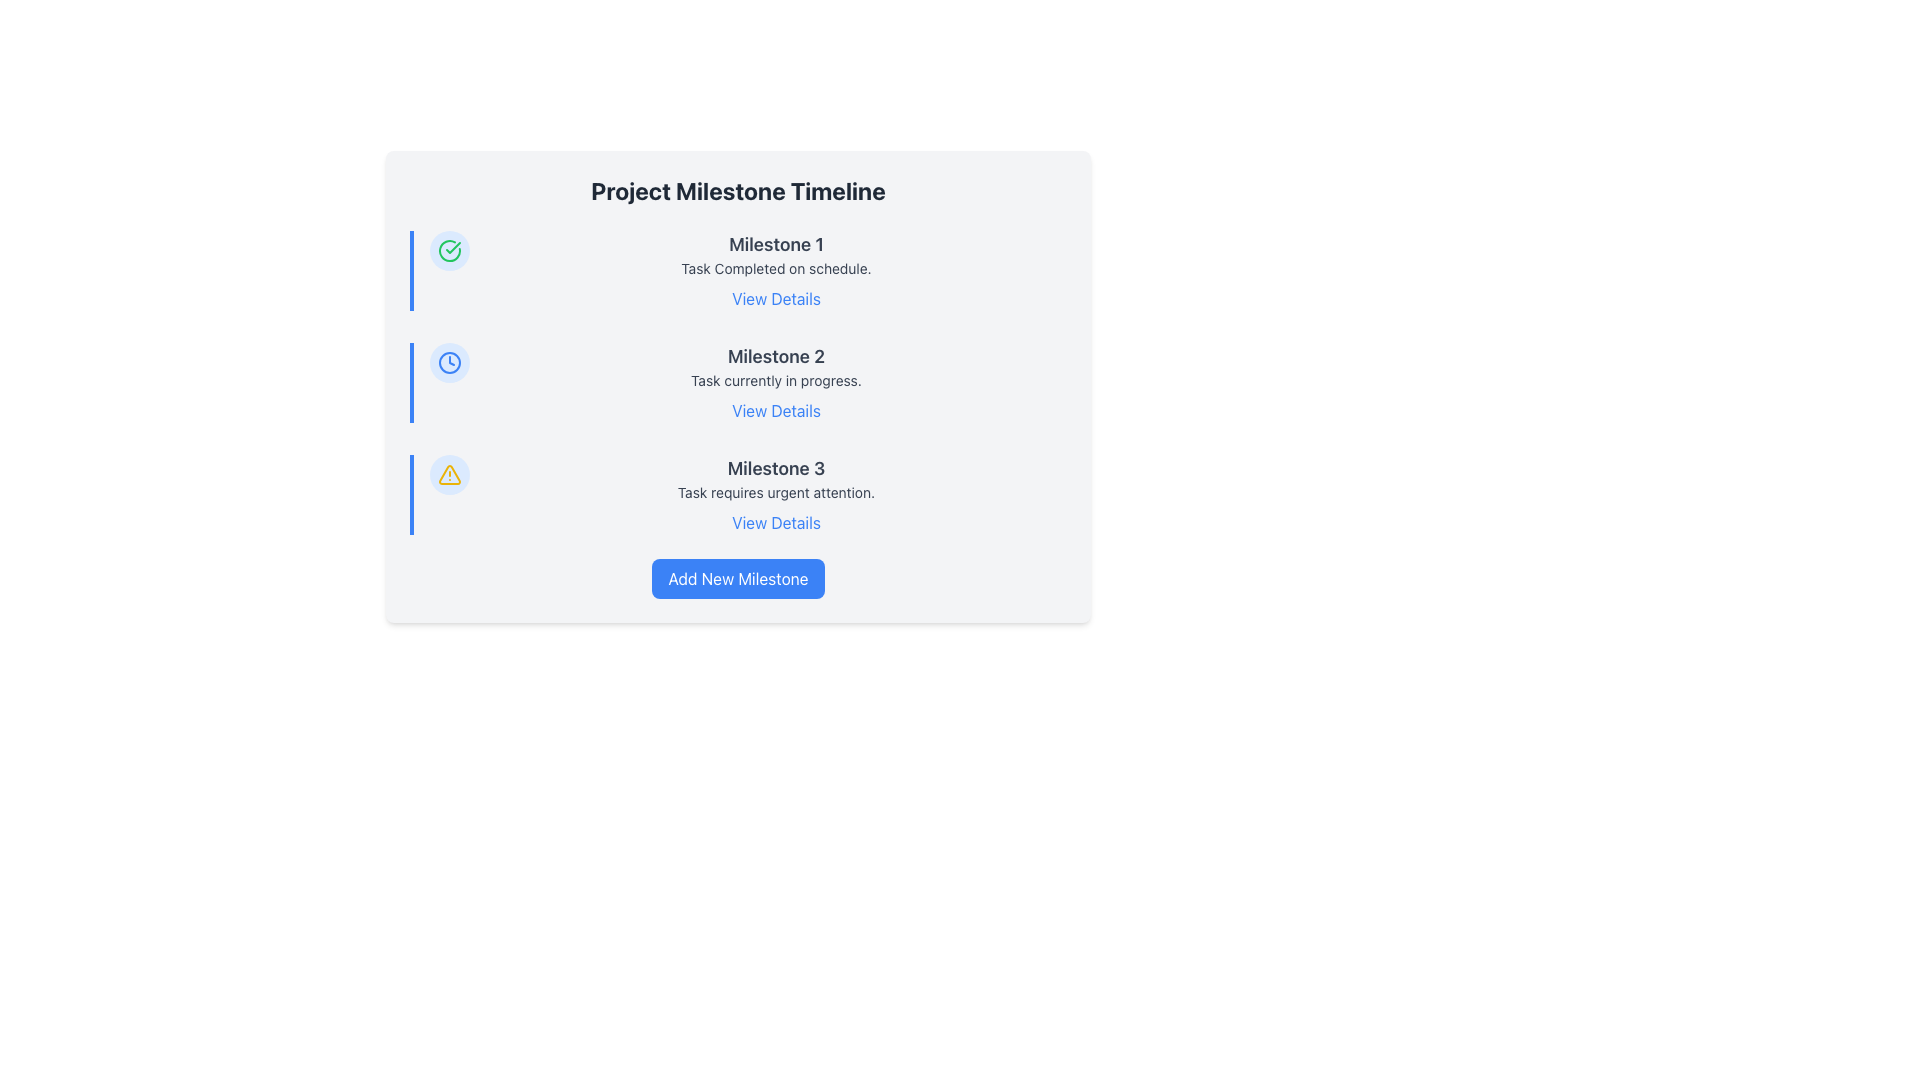 This screenshot has width=1920, height=1080. What do you see at coordinates (449, 249) in the screenshot?
I see `the first milestone completion icon, which is visually represented by a rounded blue-tinted background and is located next to the text 'Milestone 1'` at bounding box center [449, 249].